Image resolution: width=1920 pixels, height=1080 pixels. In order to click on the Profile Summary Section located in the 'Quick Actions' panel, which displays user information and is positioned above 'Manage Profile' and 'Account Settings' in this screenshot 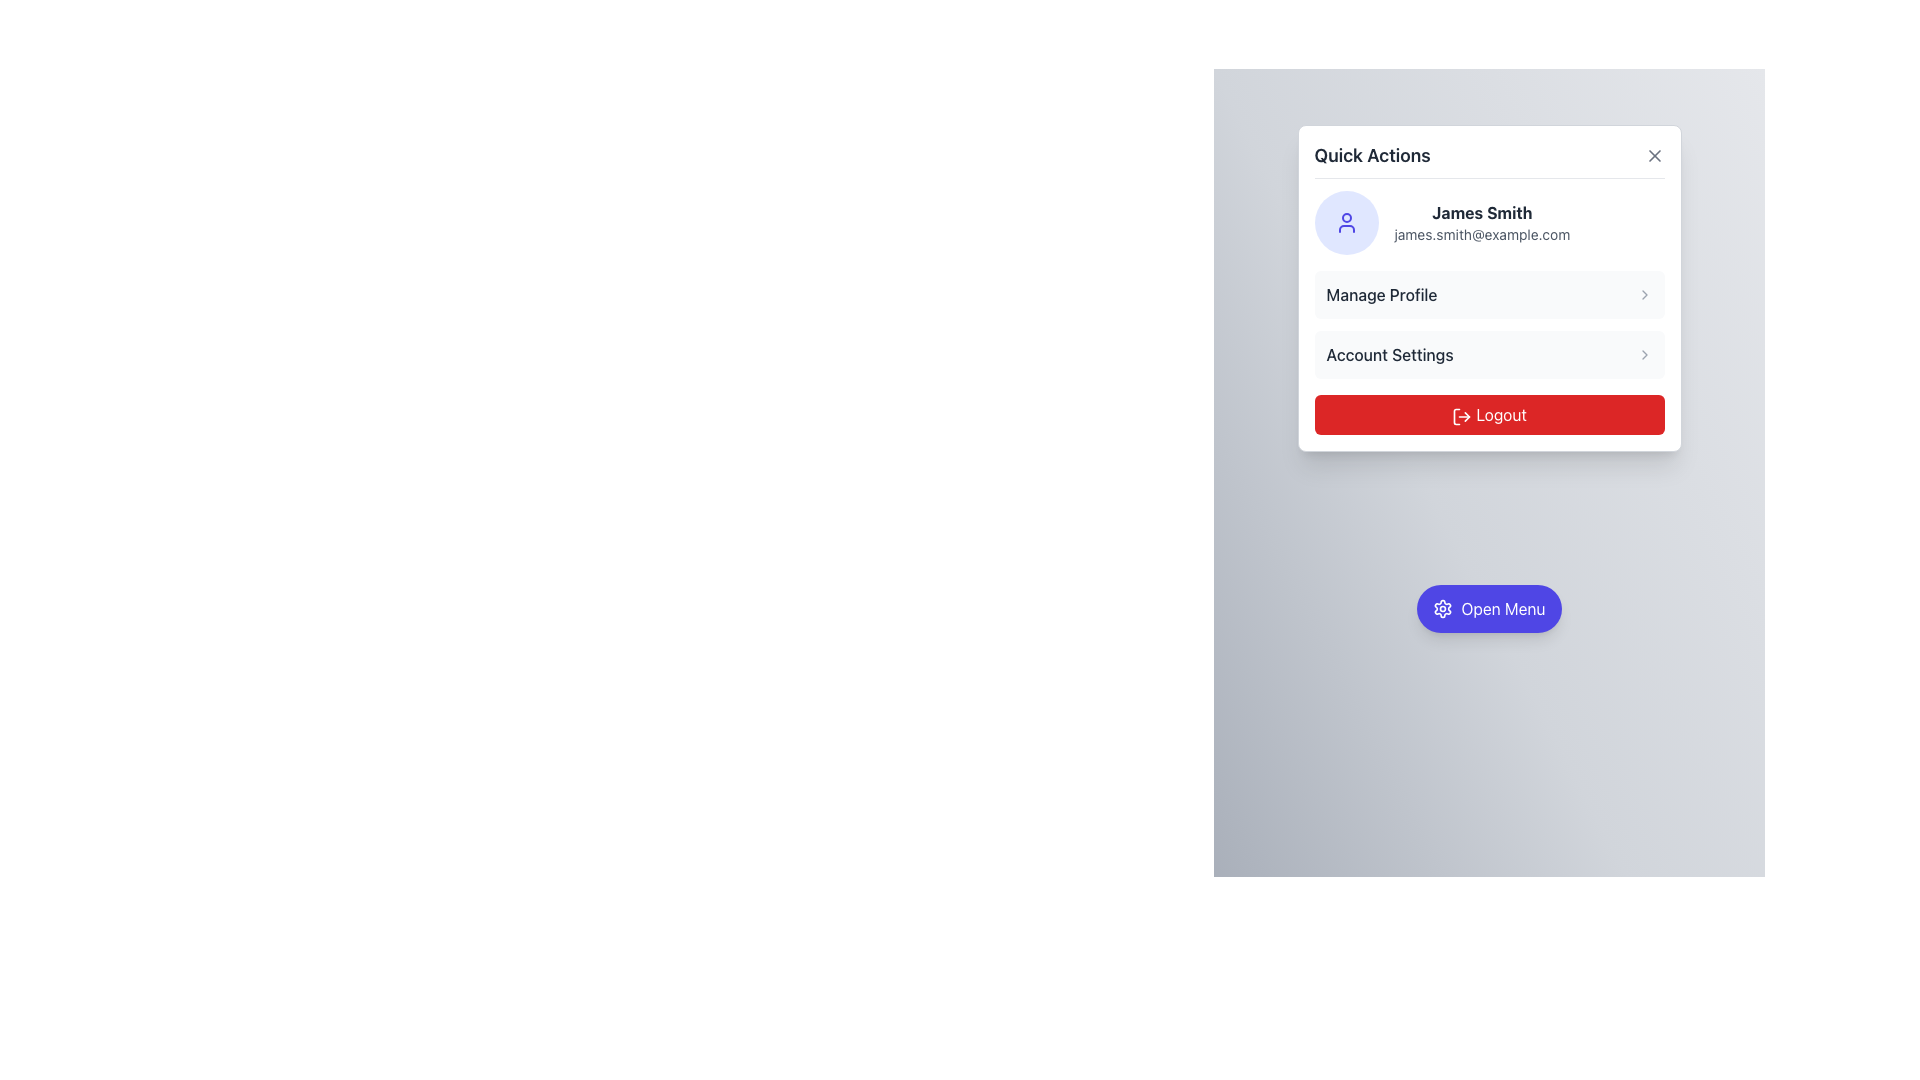, I will do `click(1489, 223)`.